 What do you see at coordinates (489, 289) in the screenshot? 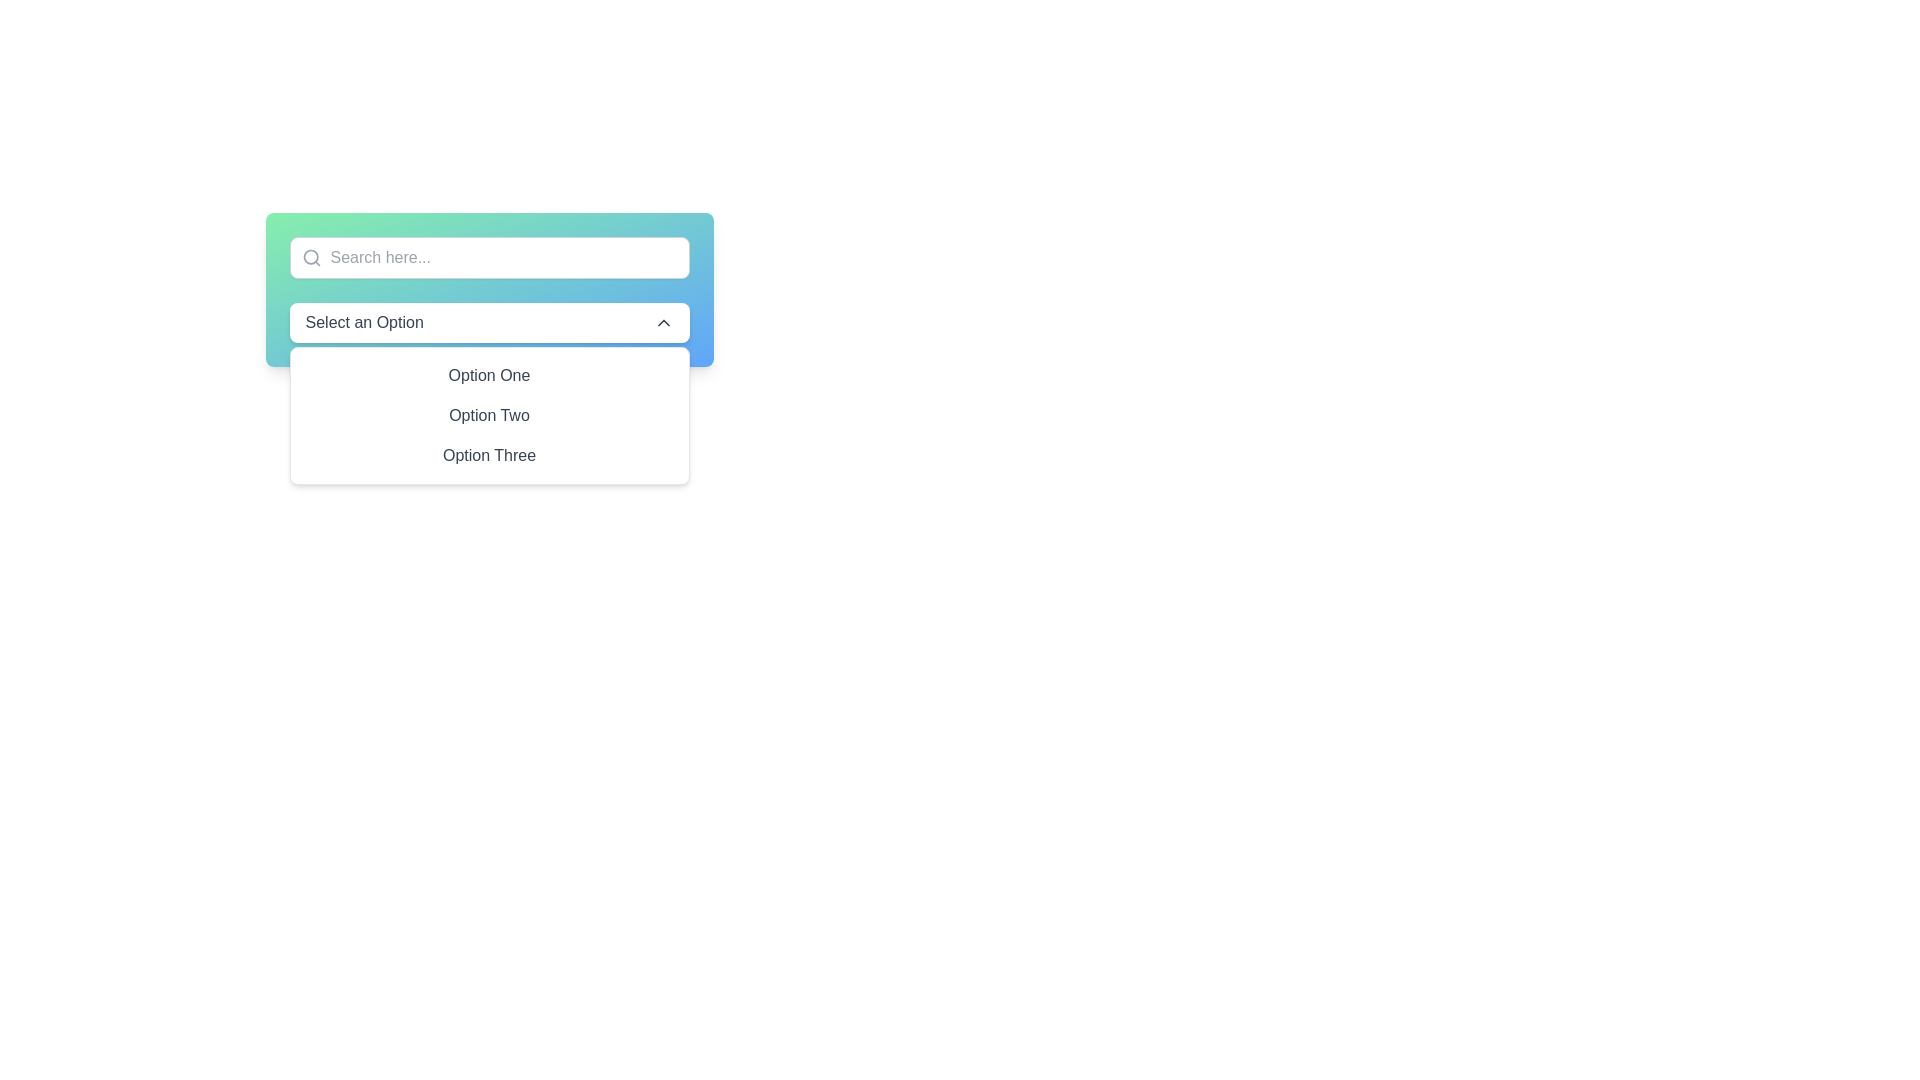
I see `the dropdown menu labeled 'Select an Option'` at bounding box center [489, 289].